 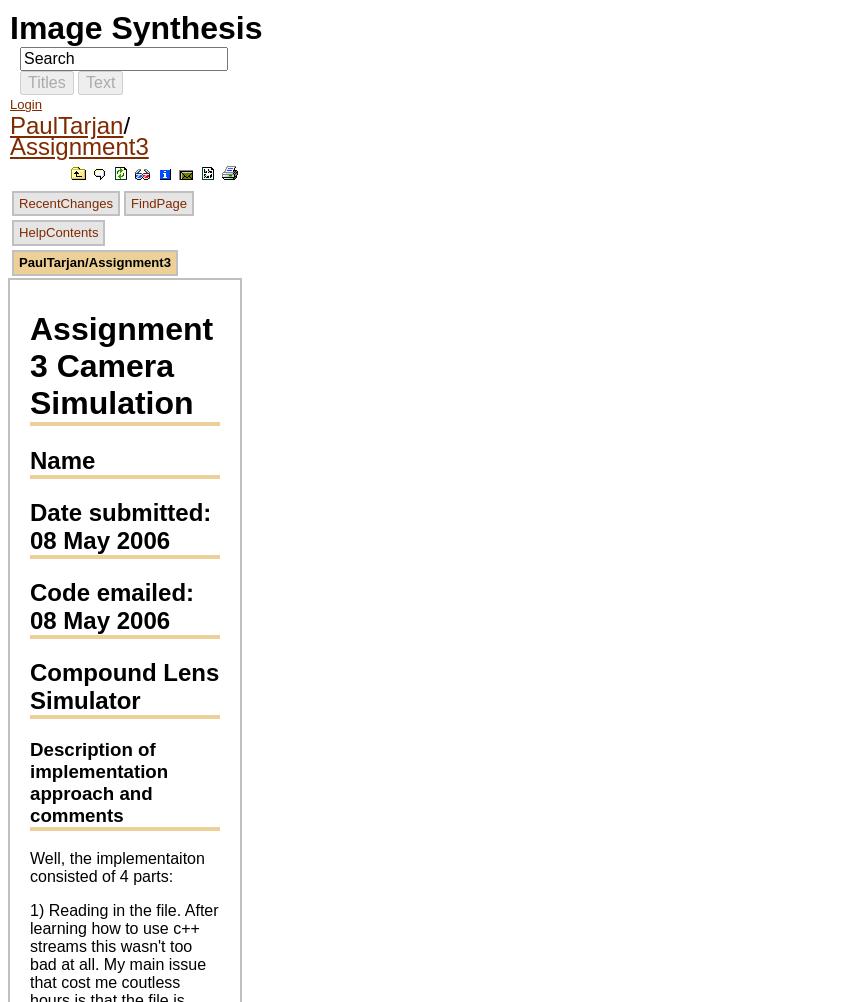 I want to click on 'Well, the implementaiton consisted of 4 parts:', so click(x=117, y=866).